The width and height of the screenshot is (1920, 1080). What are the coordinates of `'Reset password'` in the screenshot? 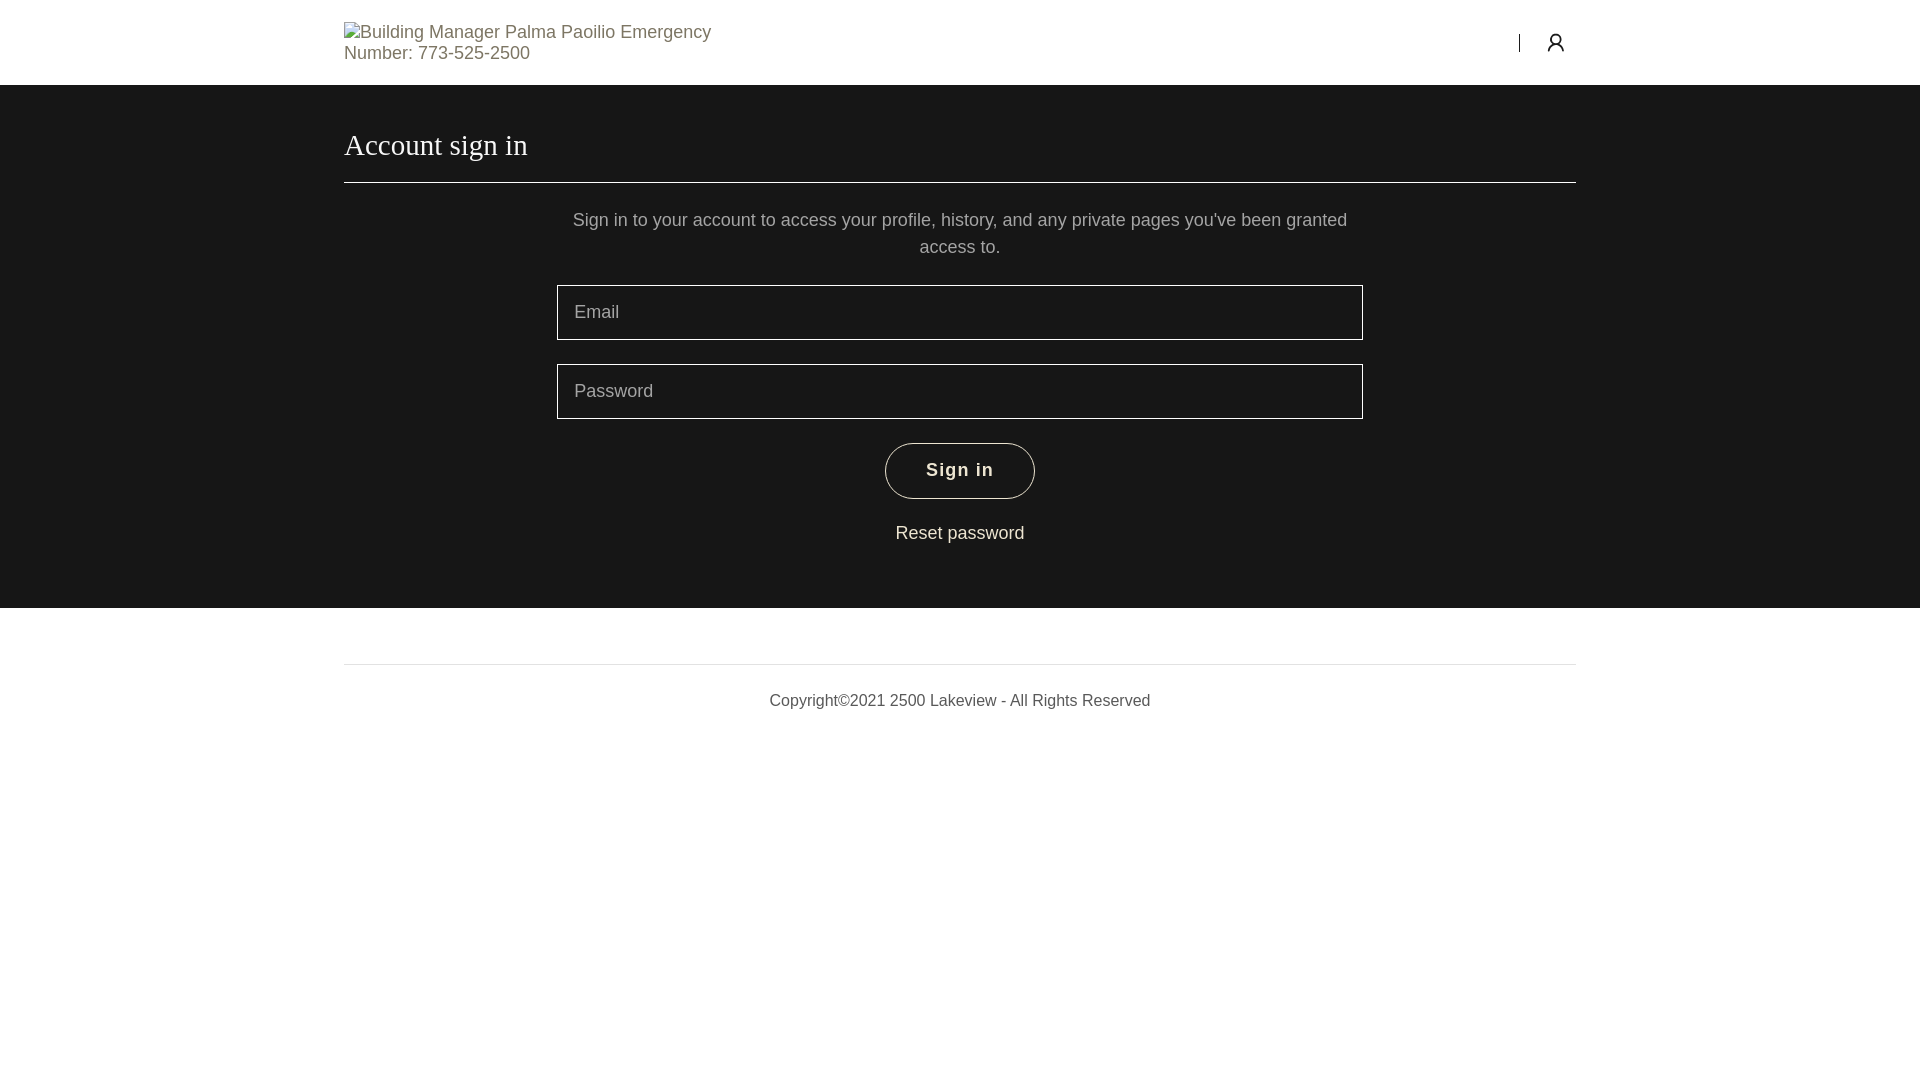 It's located at (958, 531).